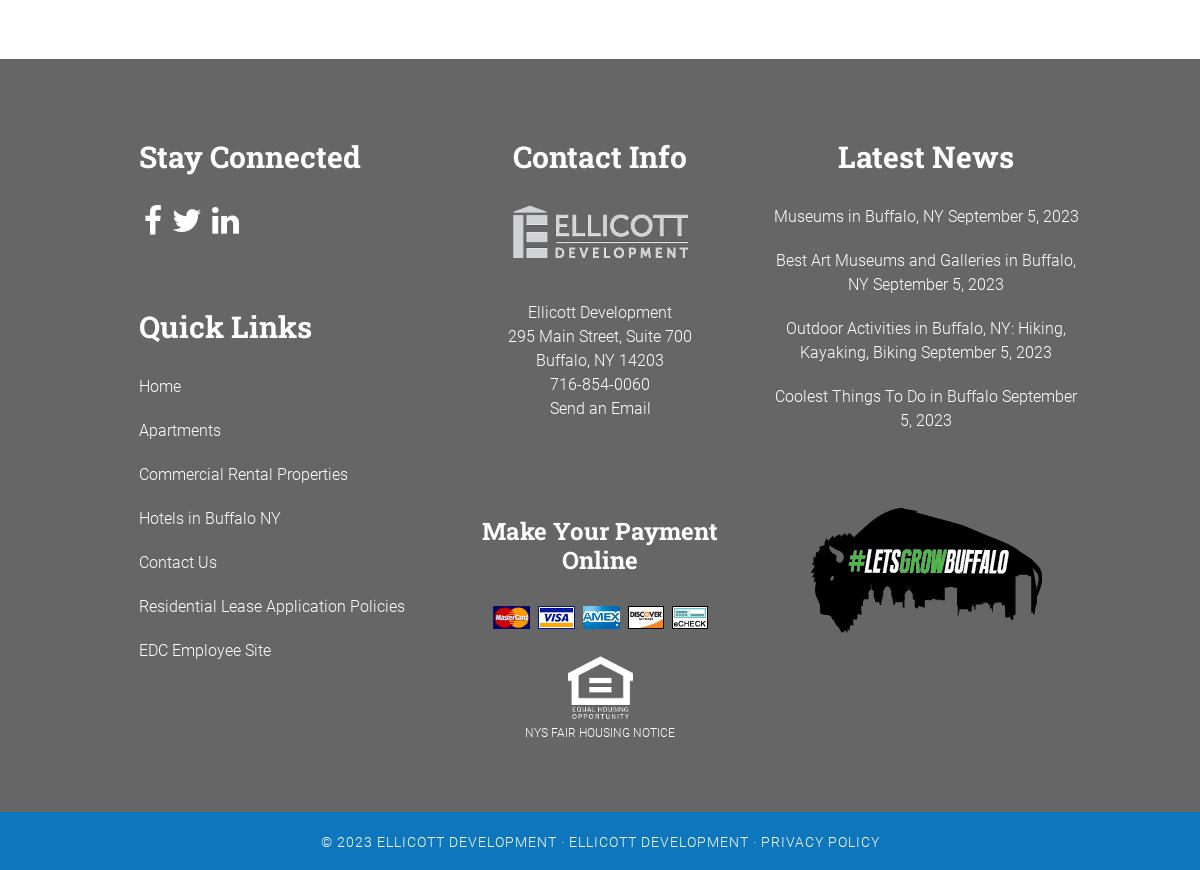 This screenshot has height=870, width=1200. What do you see at coordinates (138, 386) in the screenshot?
I see `'Home'` at bounding box center [138, 386].